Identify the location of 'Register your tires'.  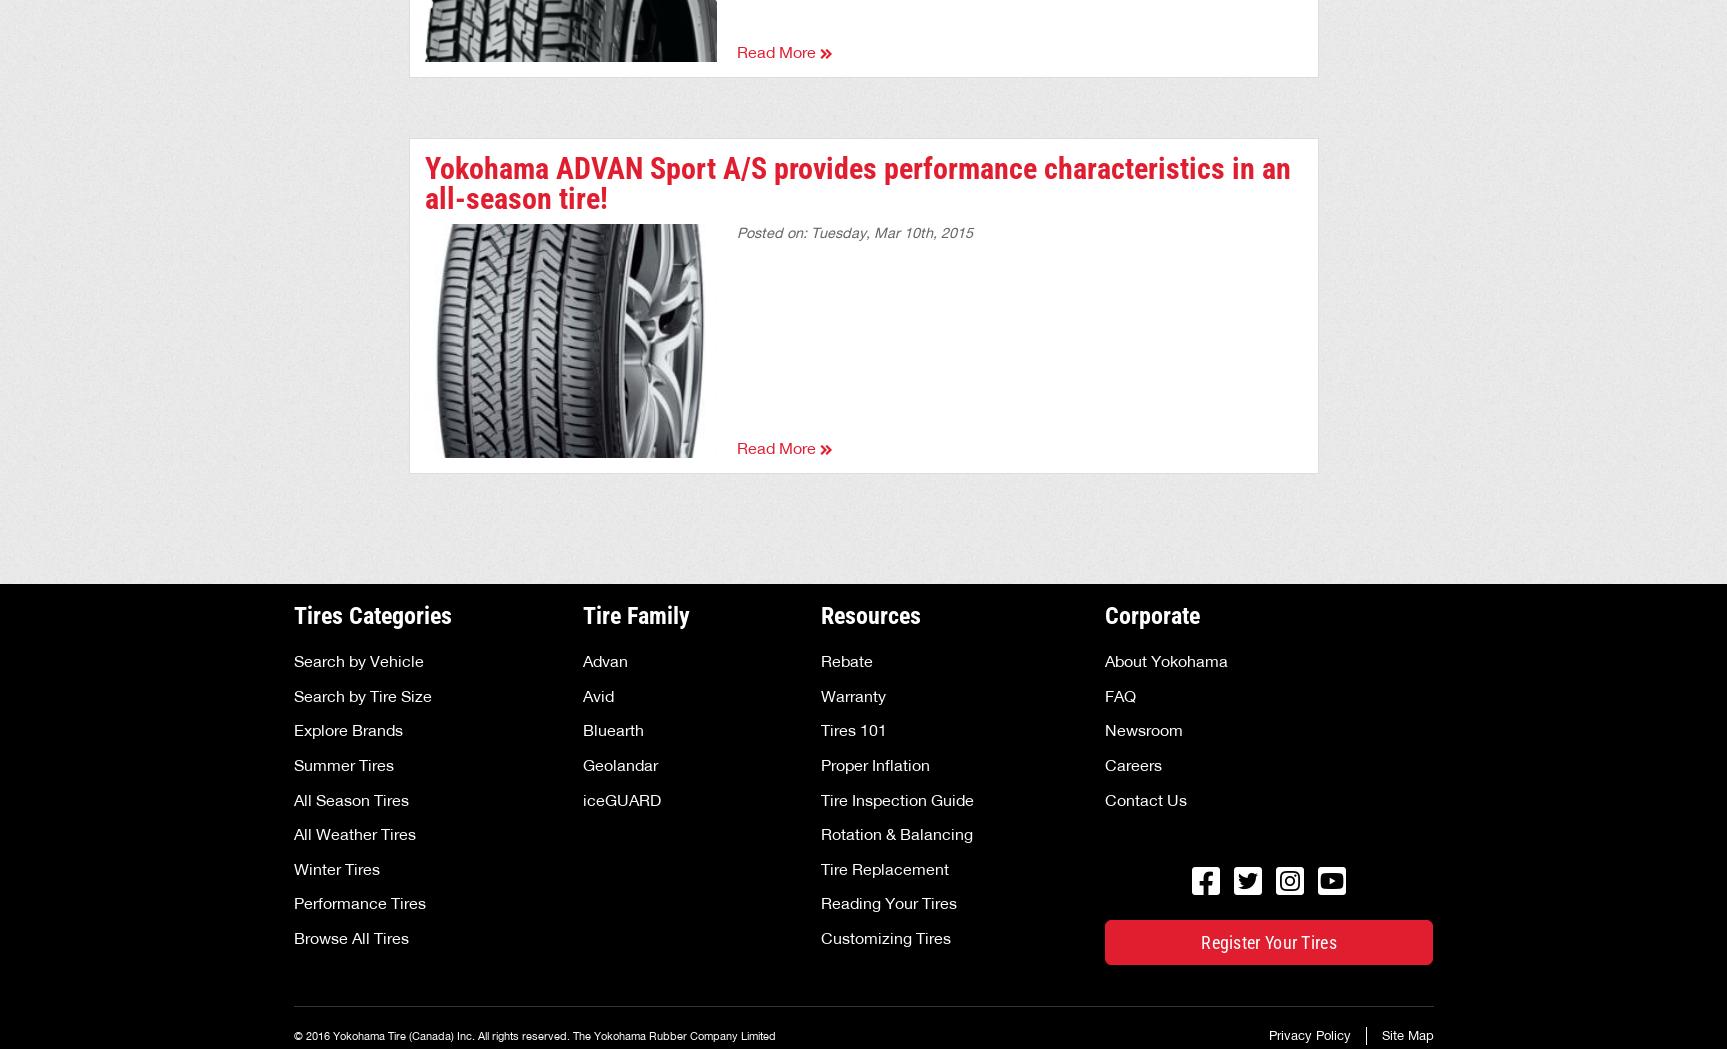
(1200, 942).